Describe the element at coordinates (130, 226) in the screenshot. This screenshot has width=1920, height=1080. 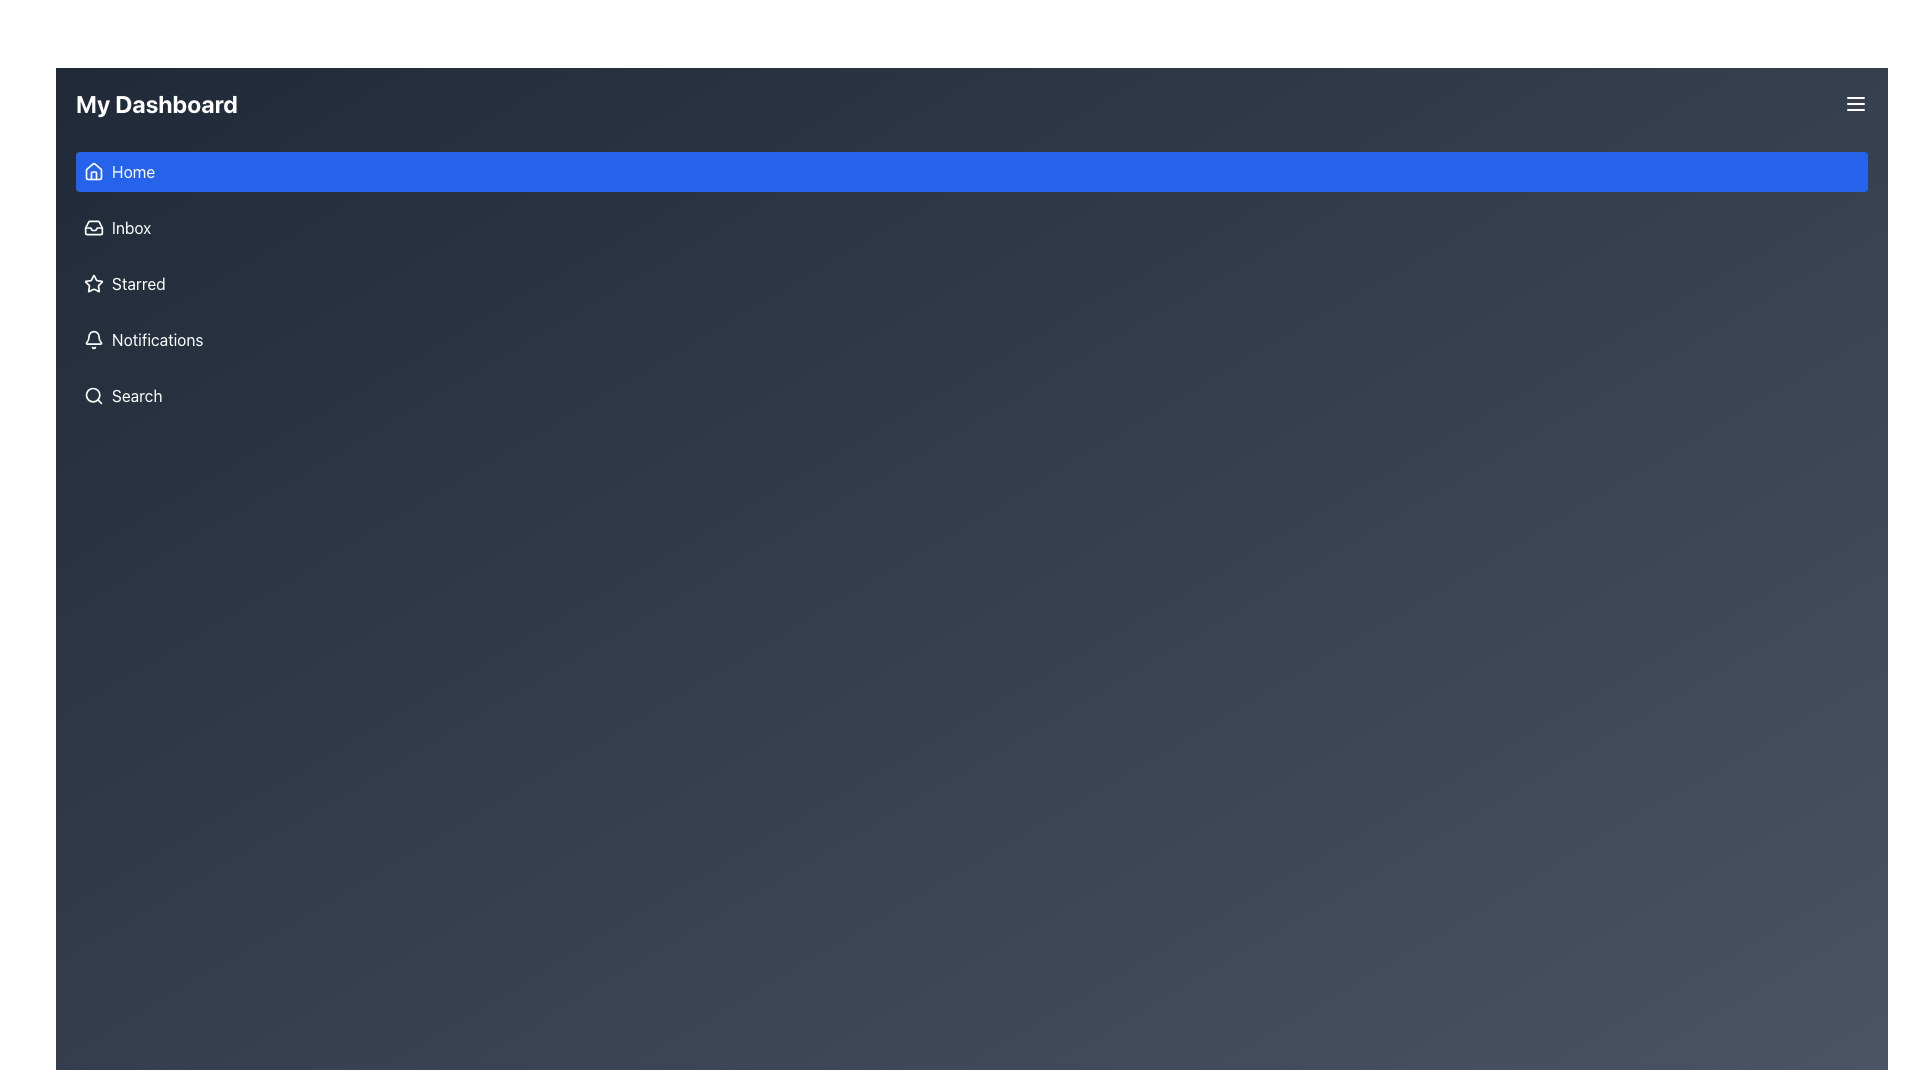
I see `the 'Inbox' text label, which displays the word 'Inbox' in white font on a dark background, located in the vertical navigation menu on the left side of the interface` at that location.